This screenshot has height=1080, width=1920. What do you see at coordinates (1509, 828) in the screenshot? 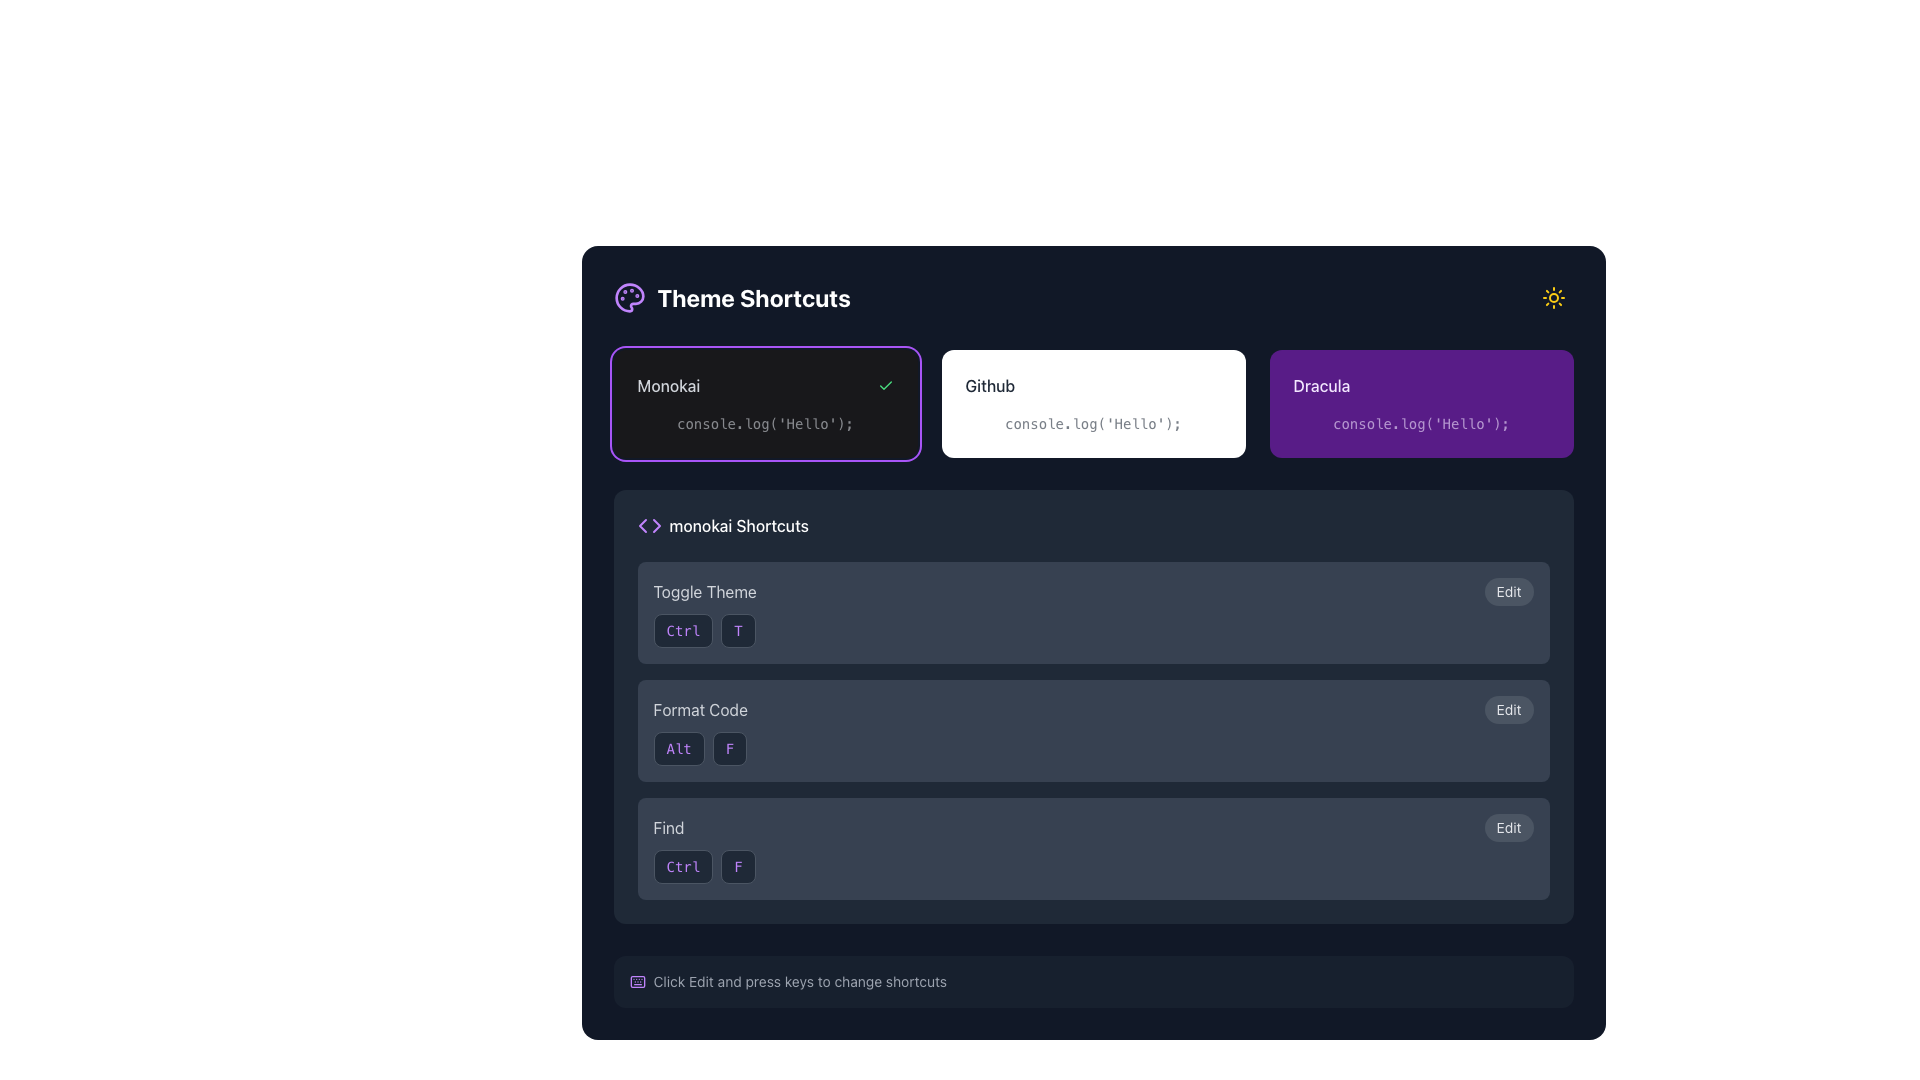
I see `the 'Edit' button with a rounded shape and dark gray background located at the far right of the bottommost row in the 'Find' shortcut section` at bounding box center [1509, 828].